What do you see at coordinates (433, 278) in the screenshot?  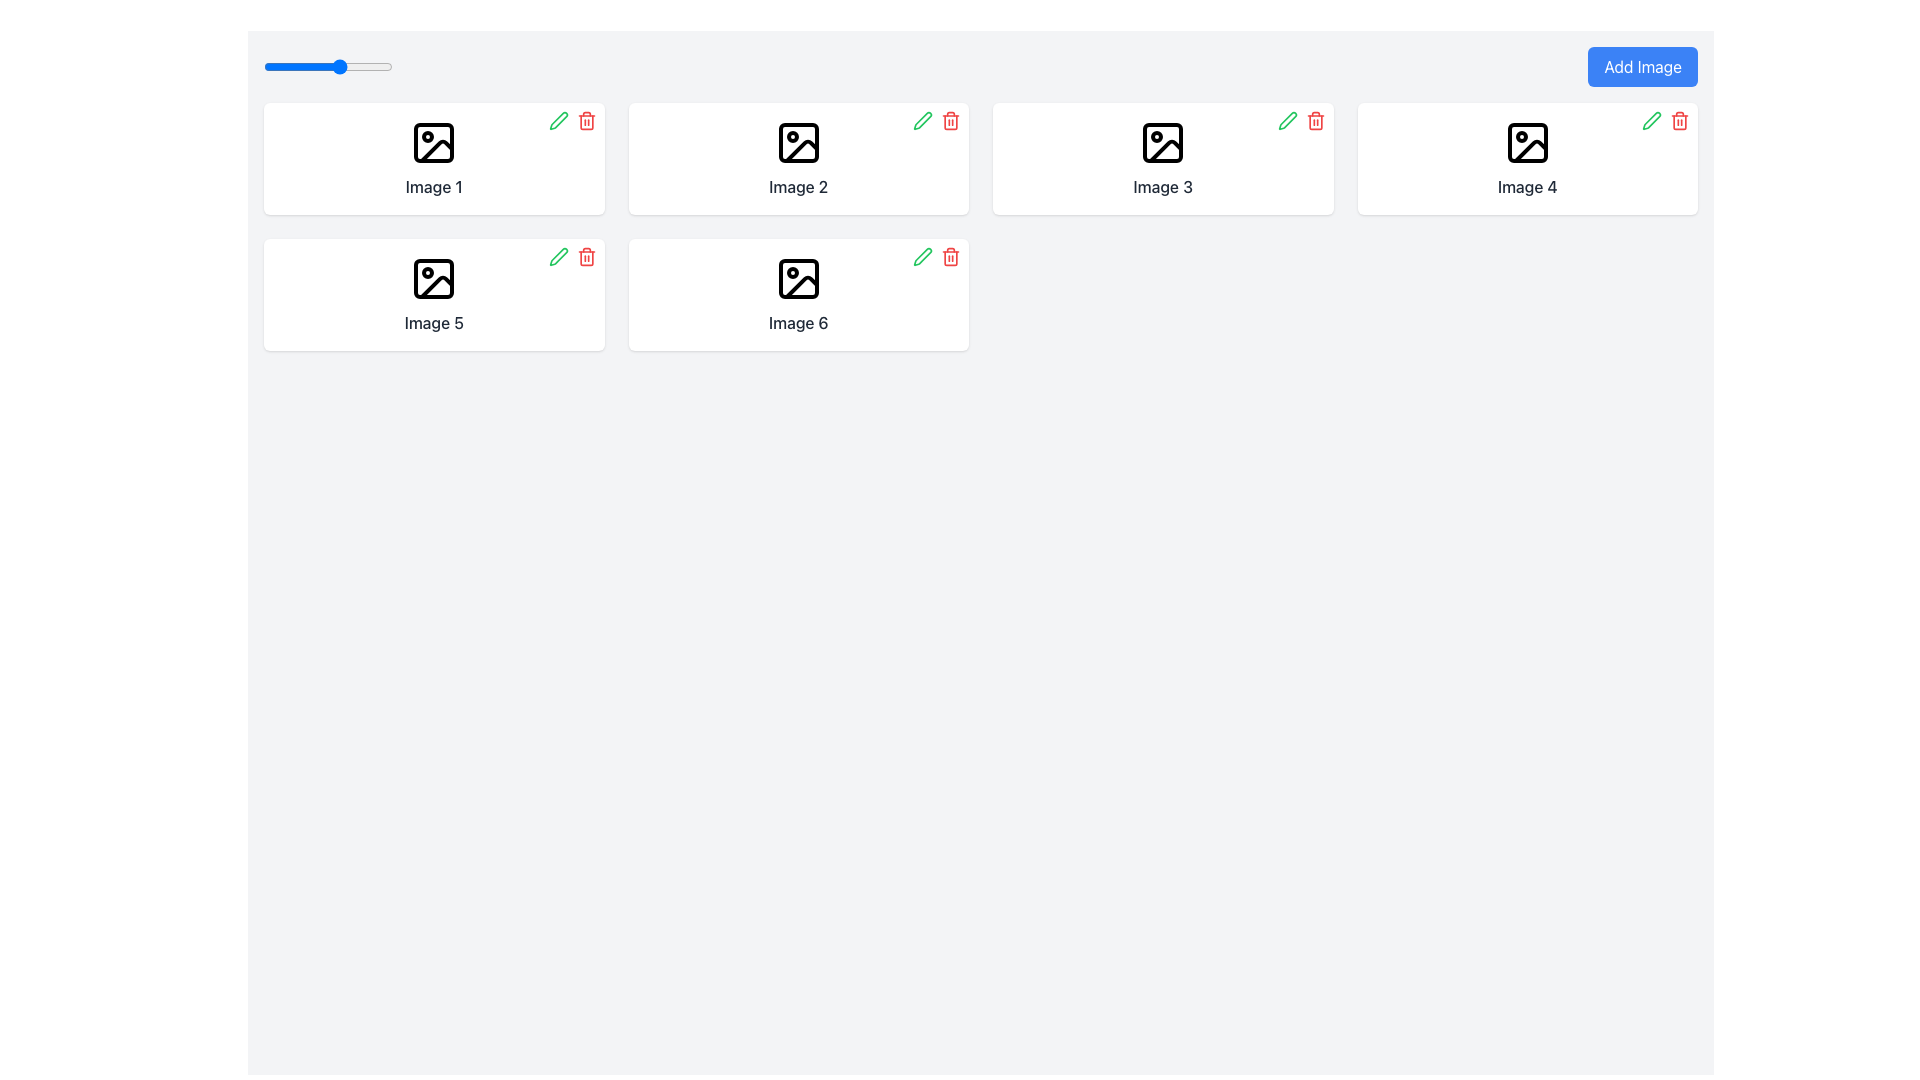 I see `the small rounded rectangle SVG shape with a white background and black border, located in the second row, first column of a grid layout` at bounding box center [433, 278].